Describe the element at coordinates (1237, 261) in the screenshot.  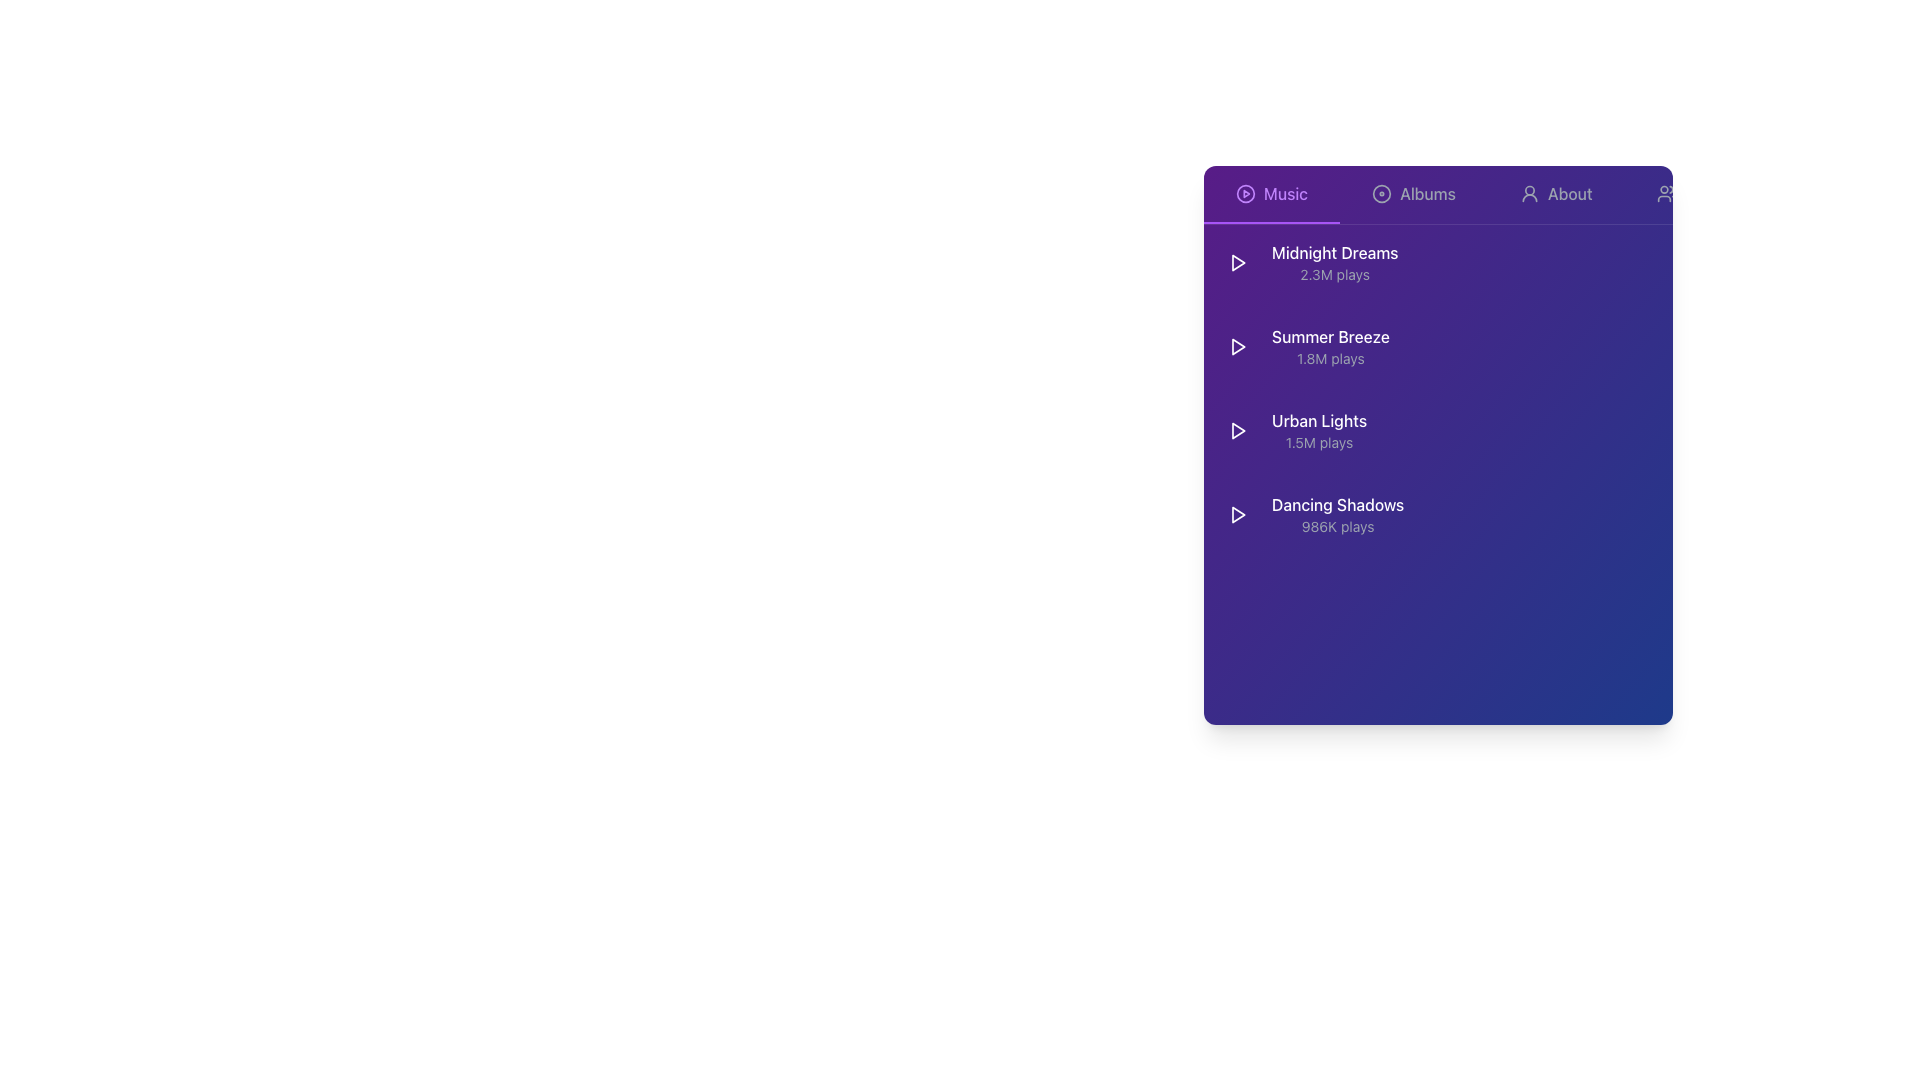
I see `the play button located to the left of the text 'Midnight Dreams'` at that location.